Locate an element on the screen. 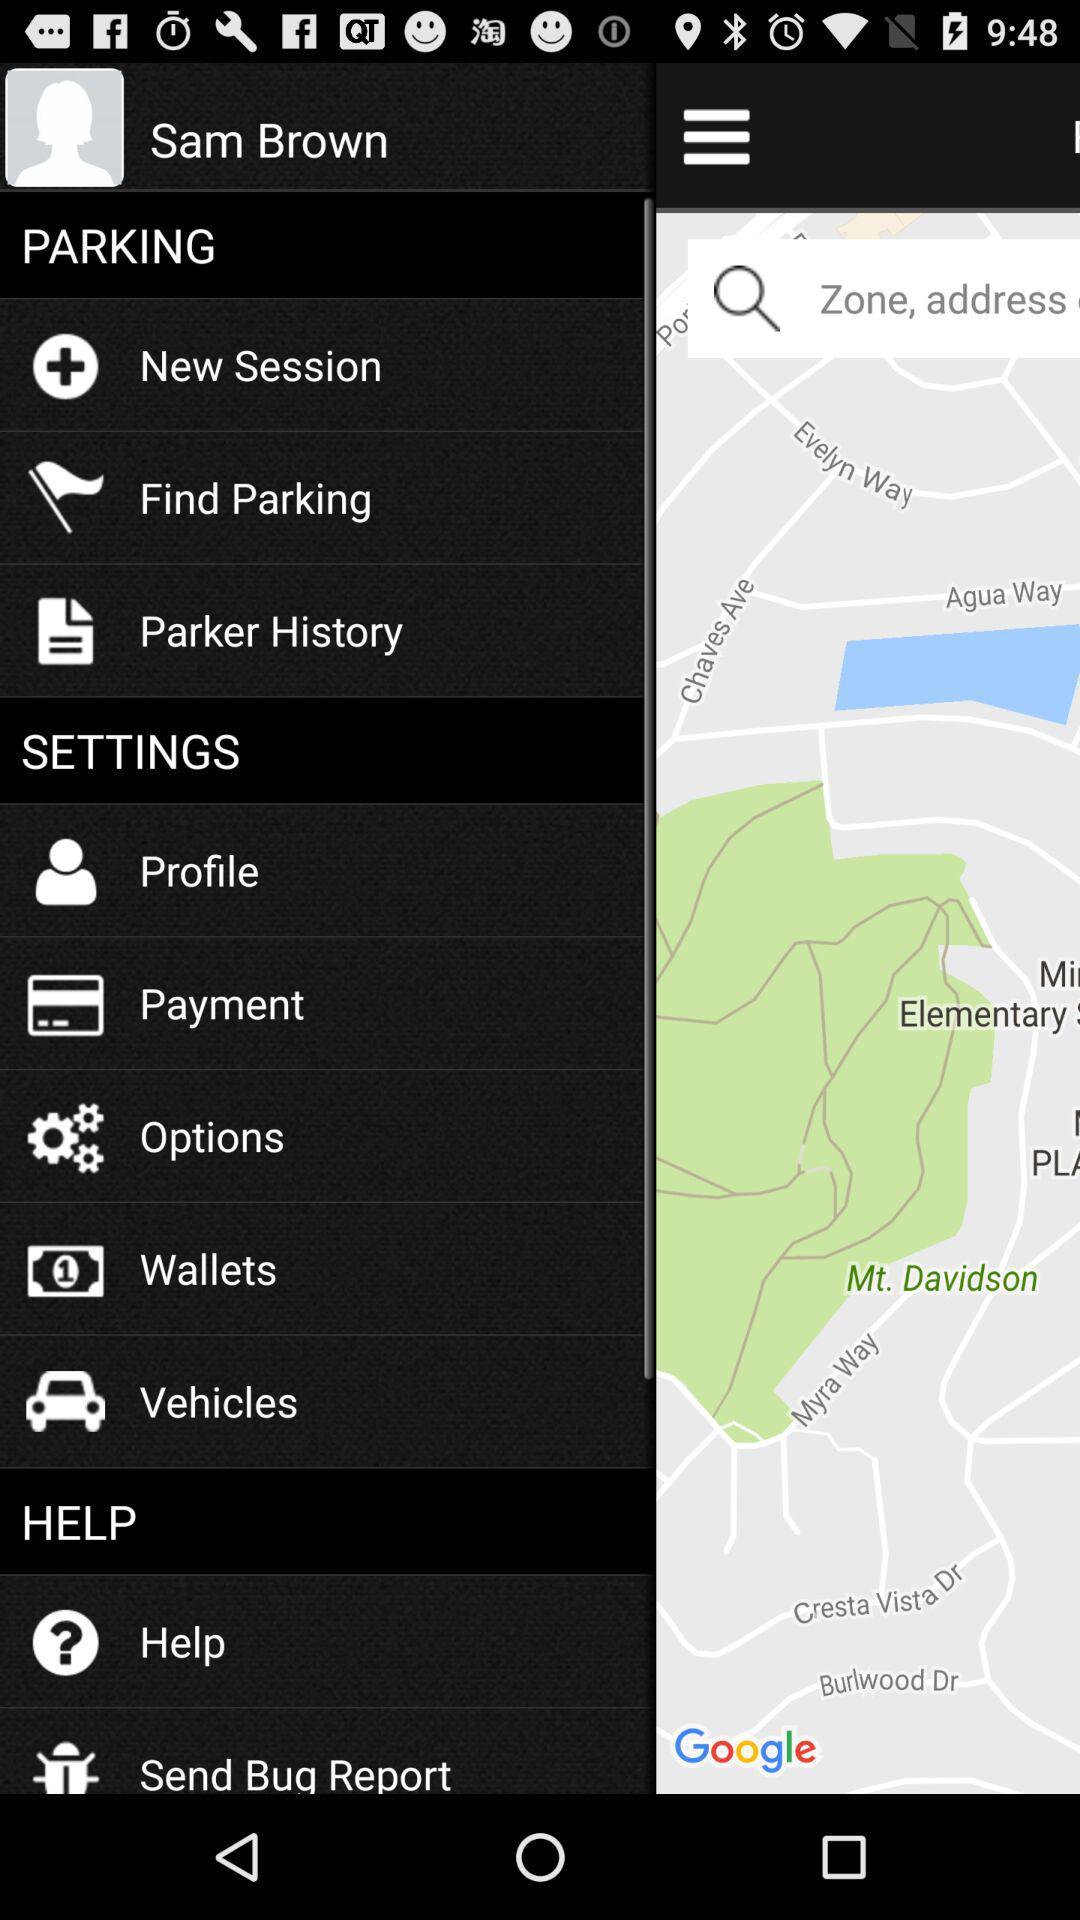 The height and width of the screenshot is (1920, 1080). the icon which is left to the text options is located at coordinates (64, 1136).